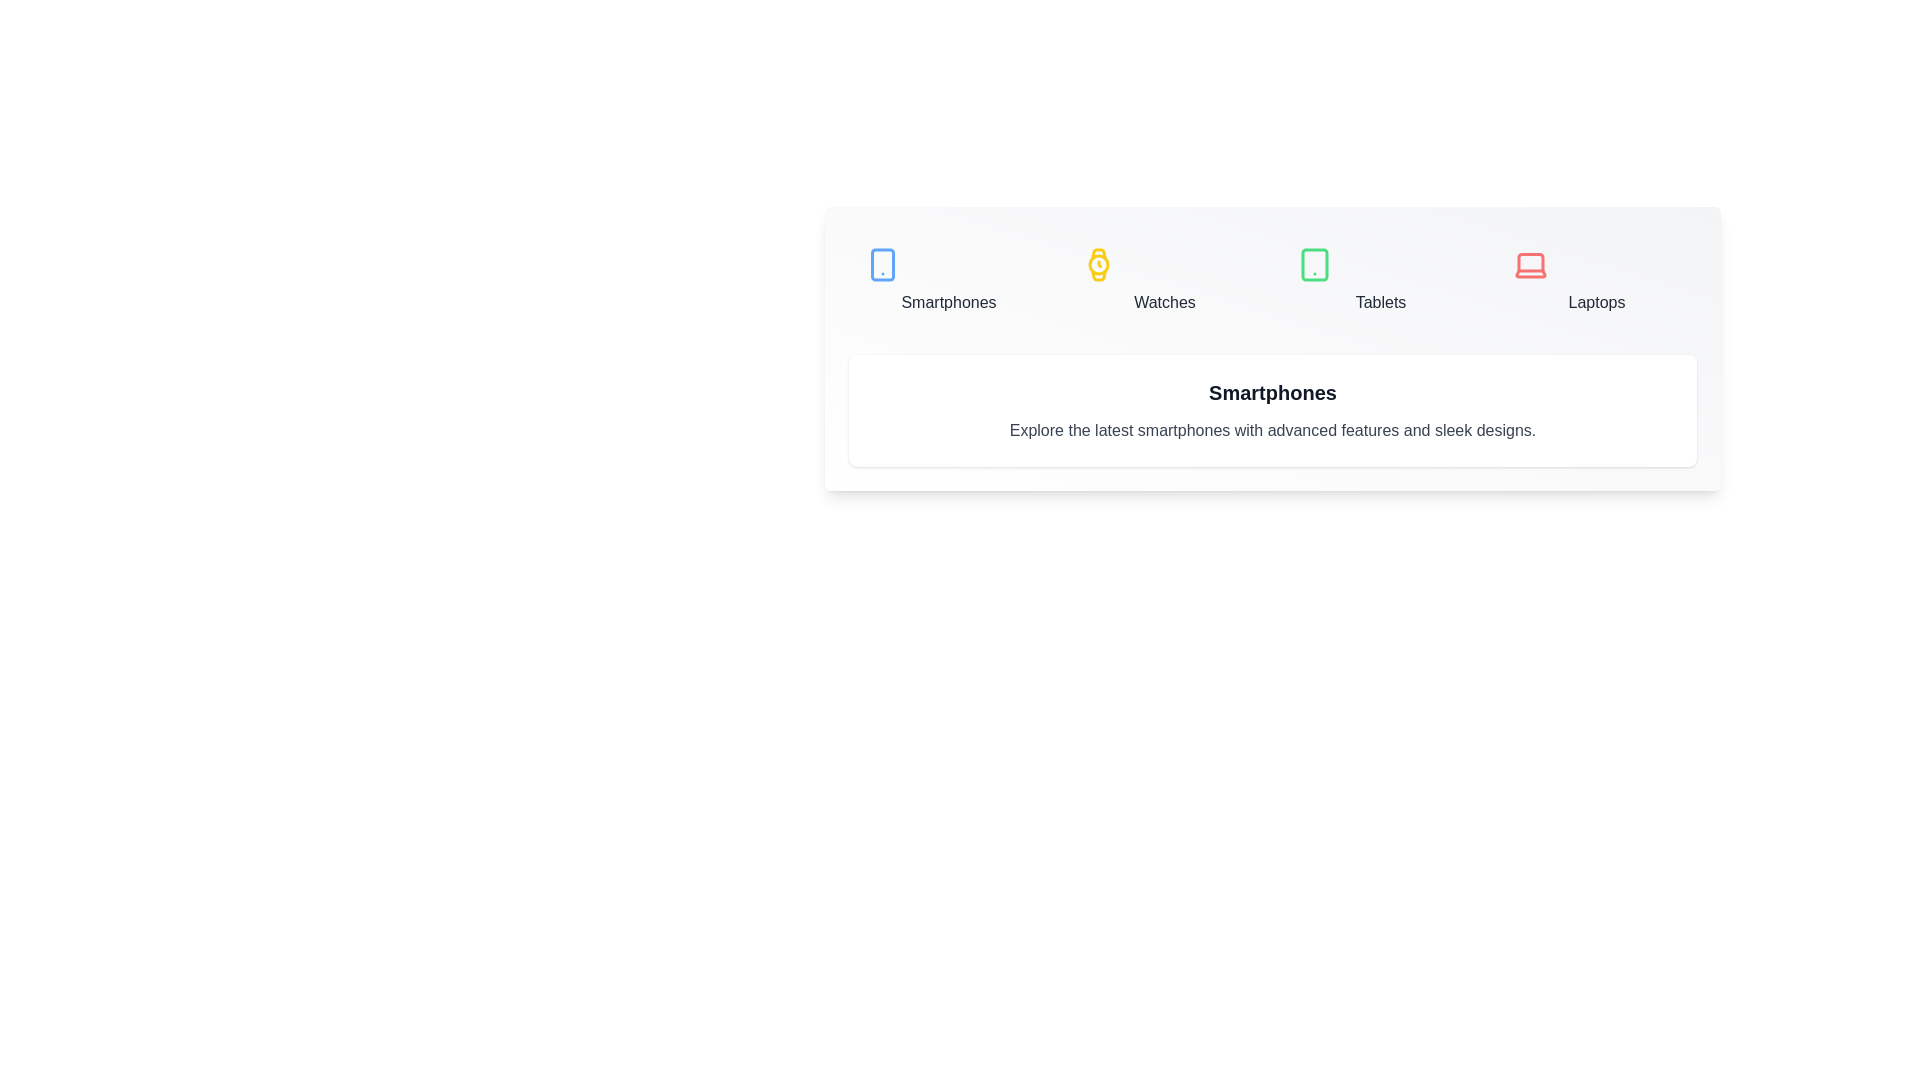  I want to click on the Laptops tab to view its details, so click(1596, 281).